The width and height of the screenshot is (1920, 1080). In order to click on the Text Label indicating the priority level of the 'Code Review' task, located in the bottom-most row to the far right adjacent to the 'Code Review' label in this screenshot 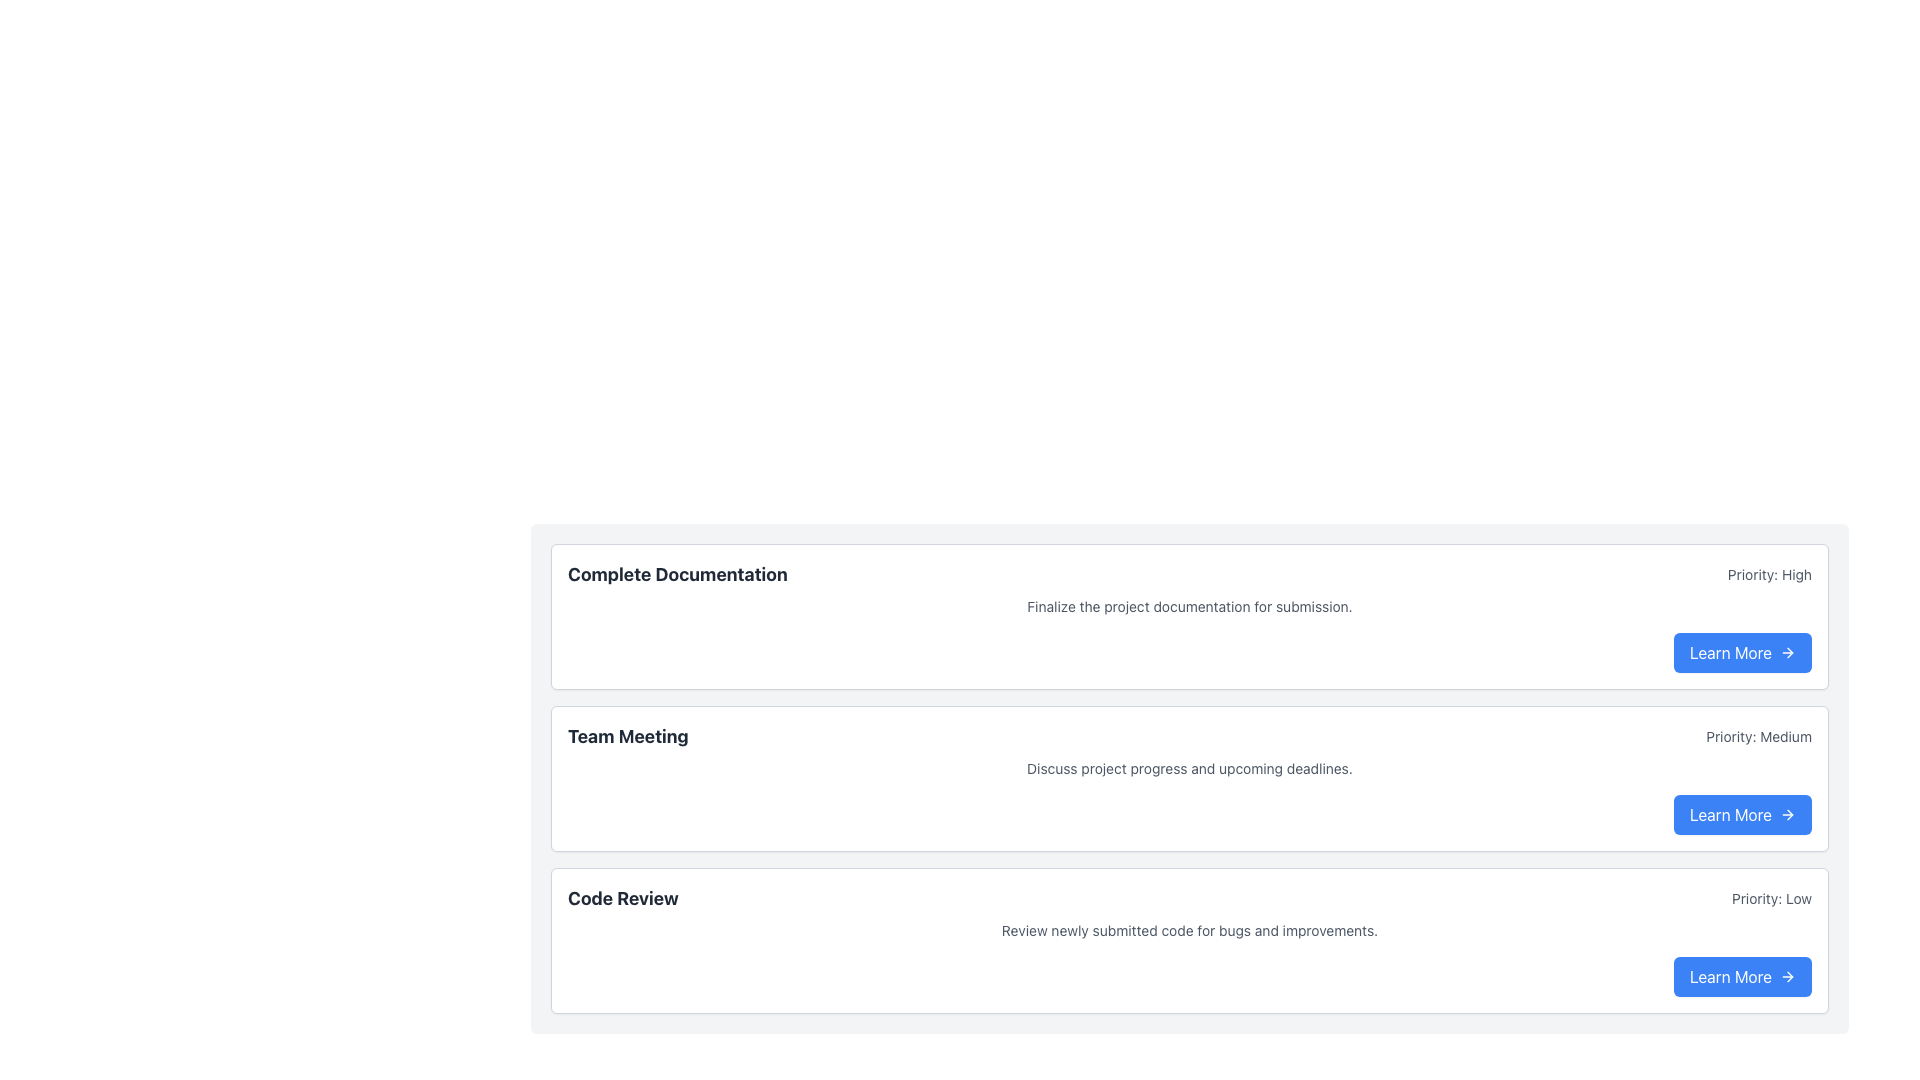, I will do `click(1771, 897)`.